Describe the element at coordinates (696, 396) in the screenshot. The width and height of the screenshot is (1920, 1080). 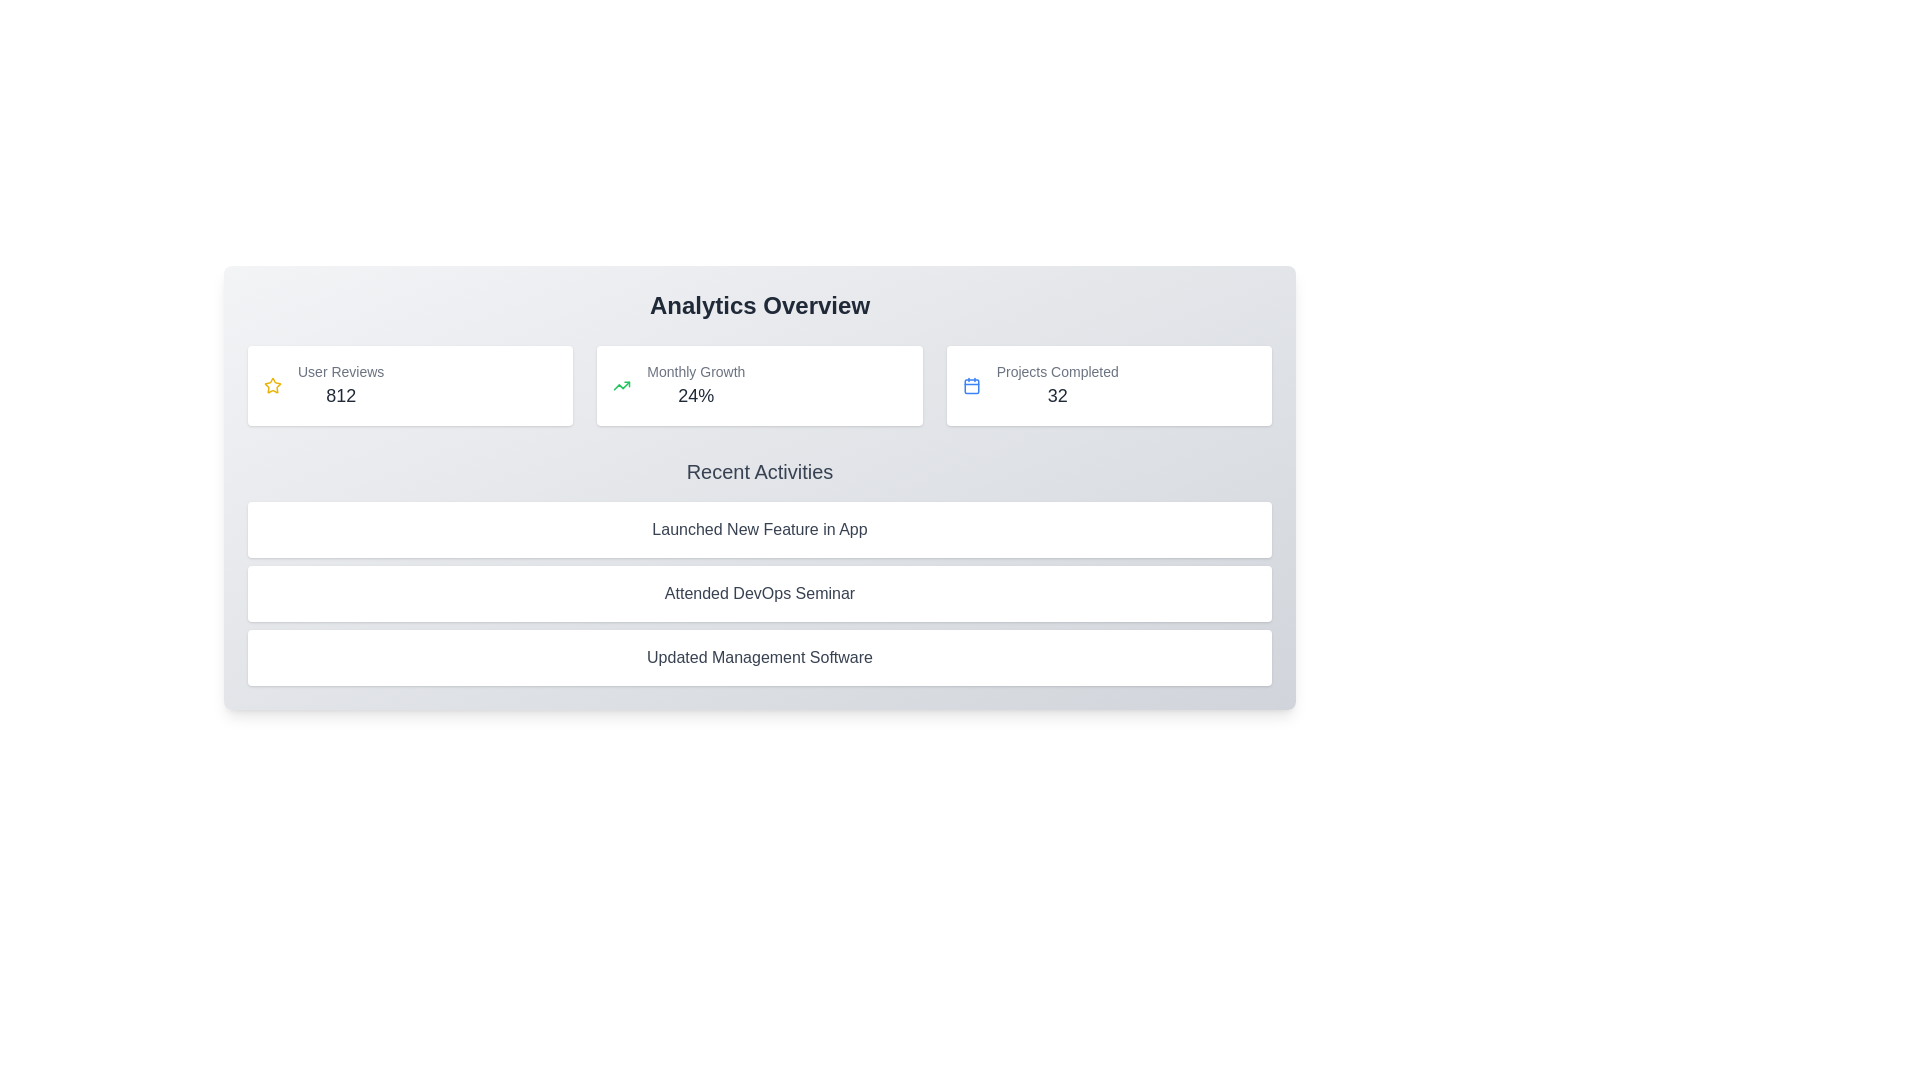
I see `the bold numeric percentage label displaying '24%' in dark grey, located below 'Monthly Growth' and centered in the top row of the layout` at that location.